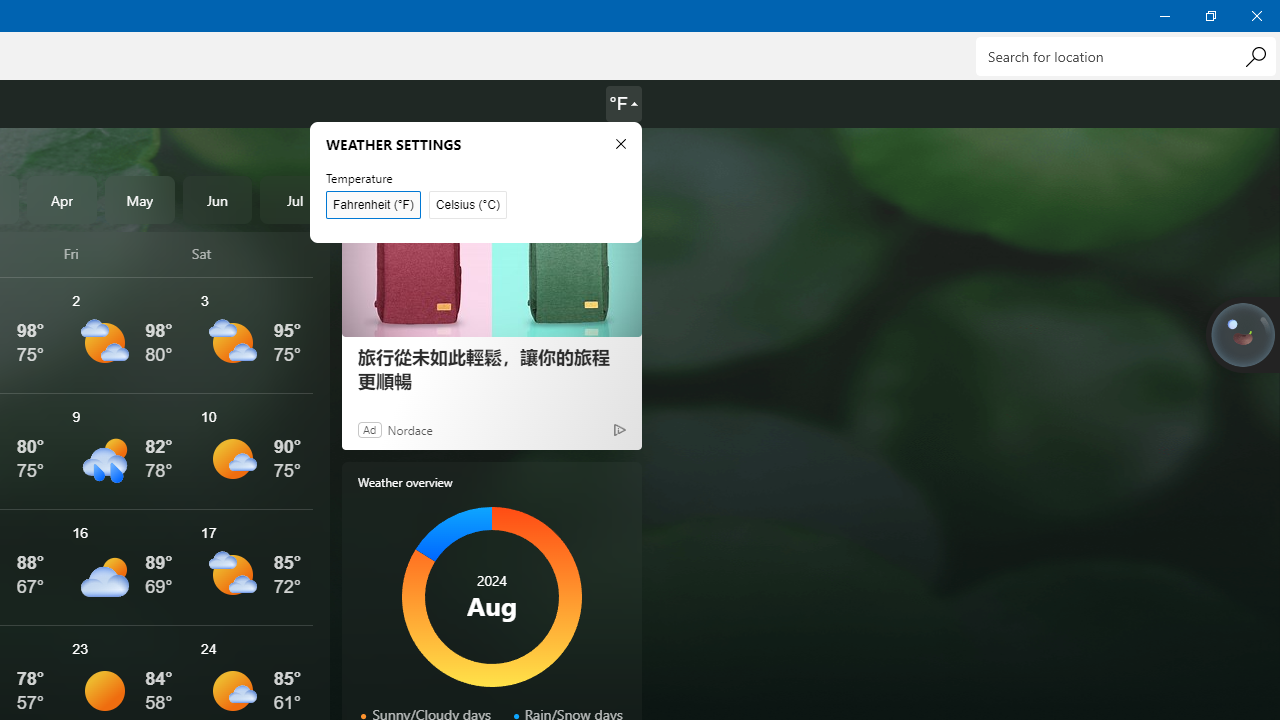 The image size is (1280, 720). I want to click on 'Search for location', so click(1125, 55).